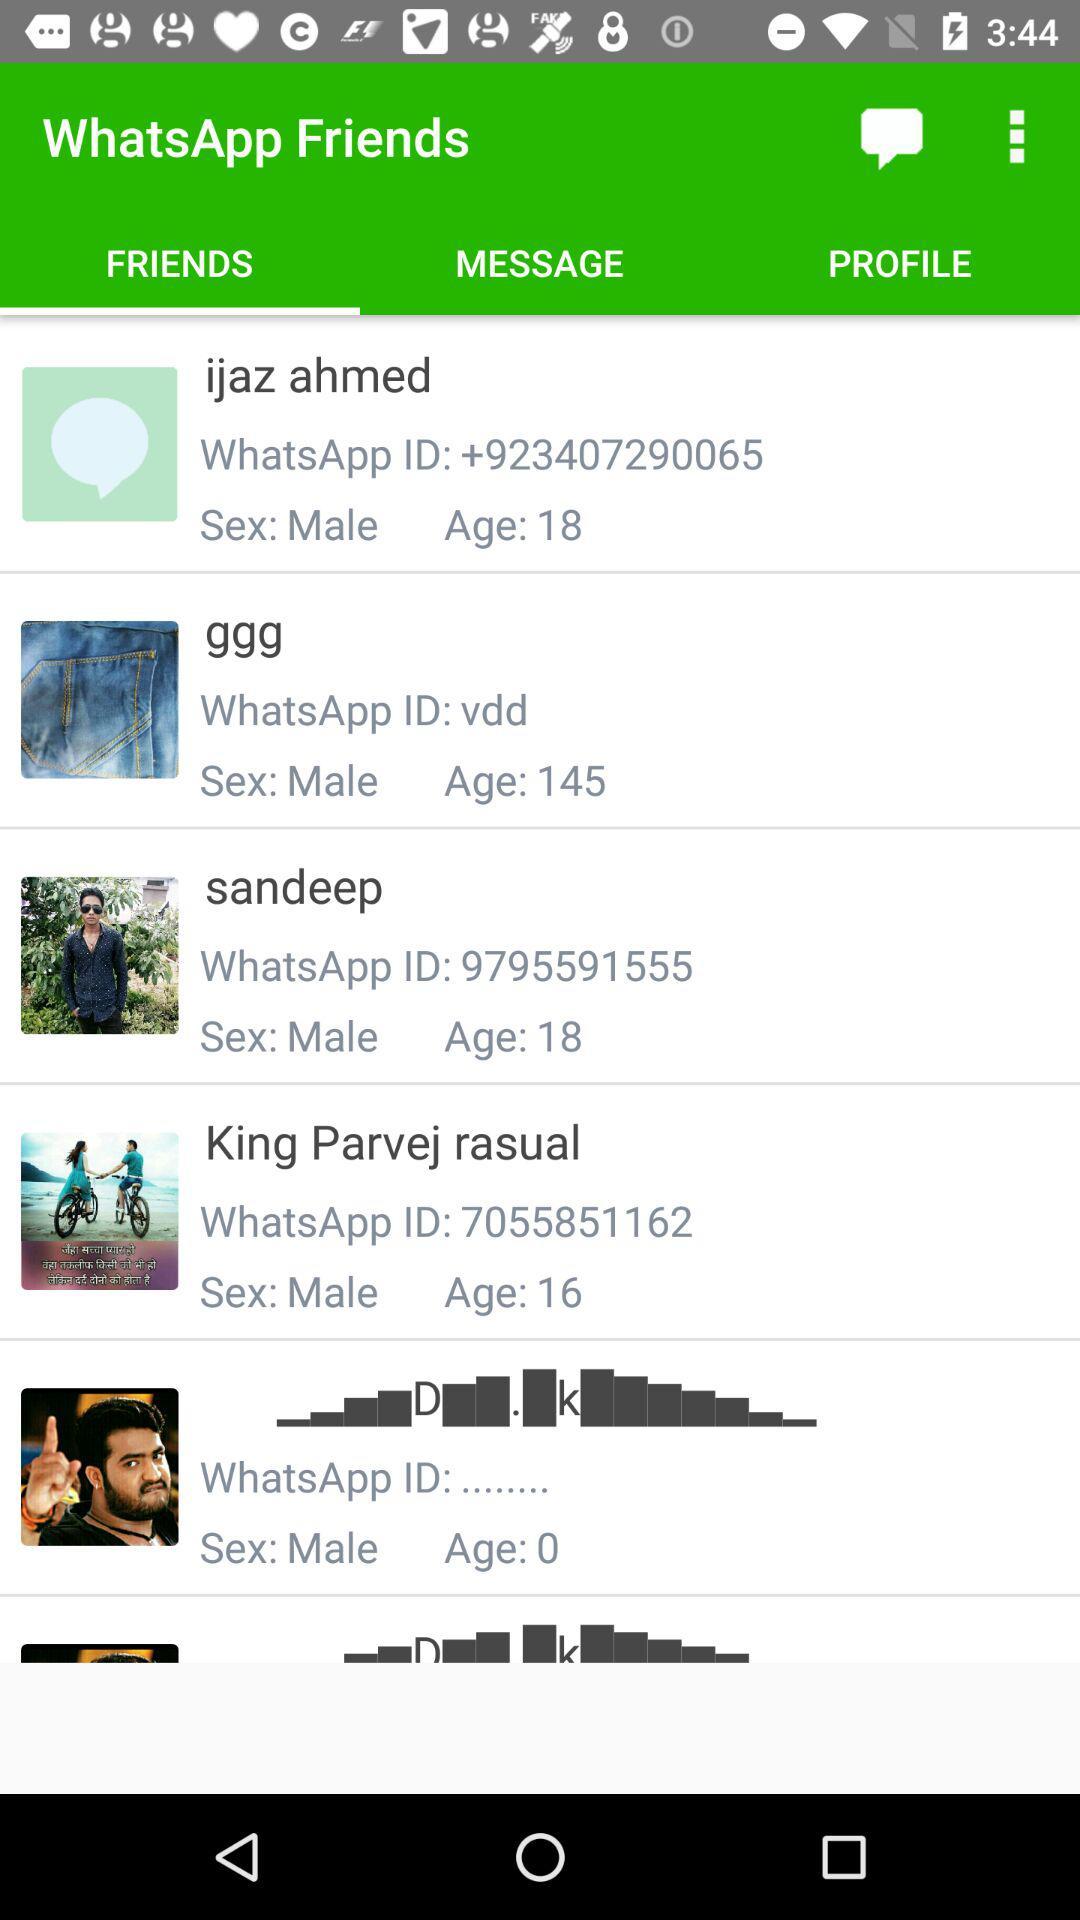  Describe the element at coordinates (1017, 135) in the screenshot. I see `more options` at that location.